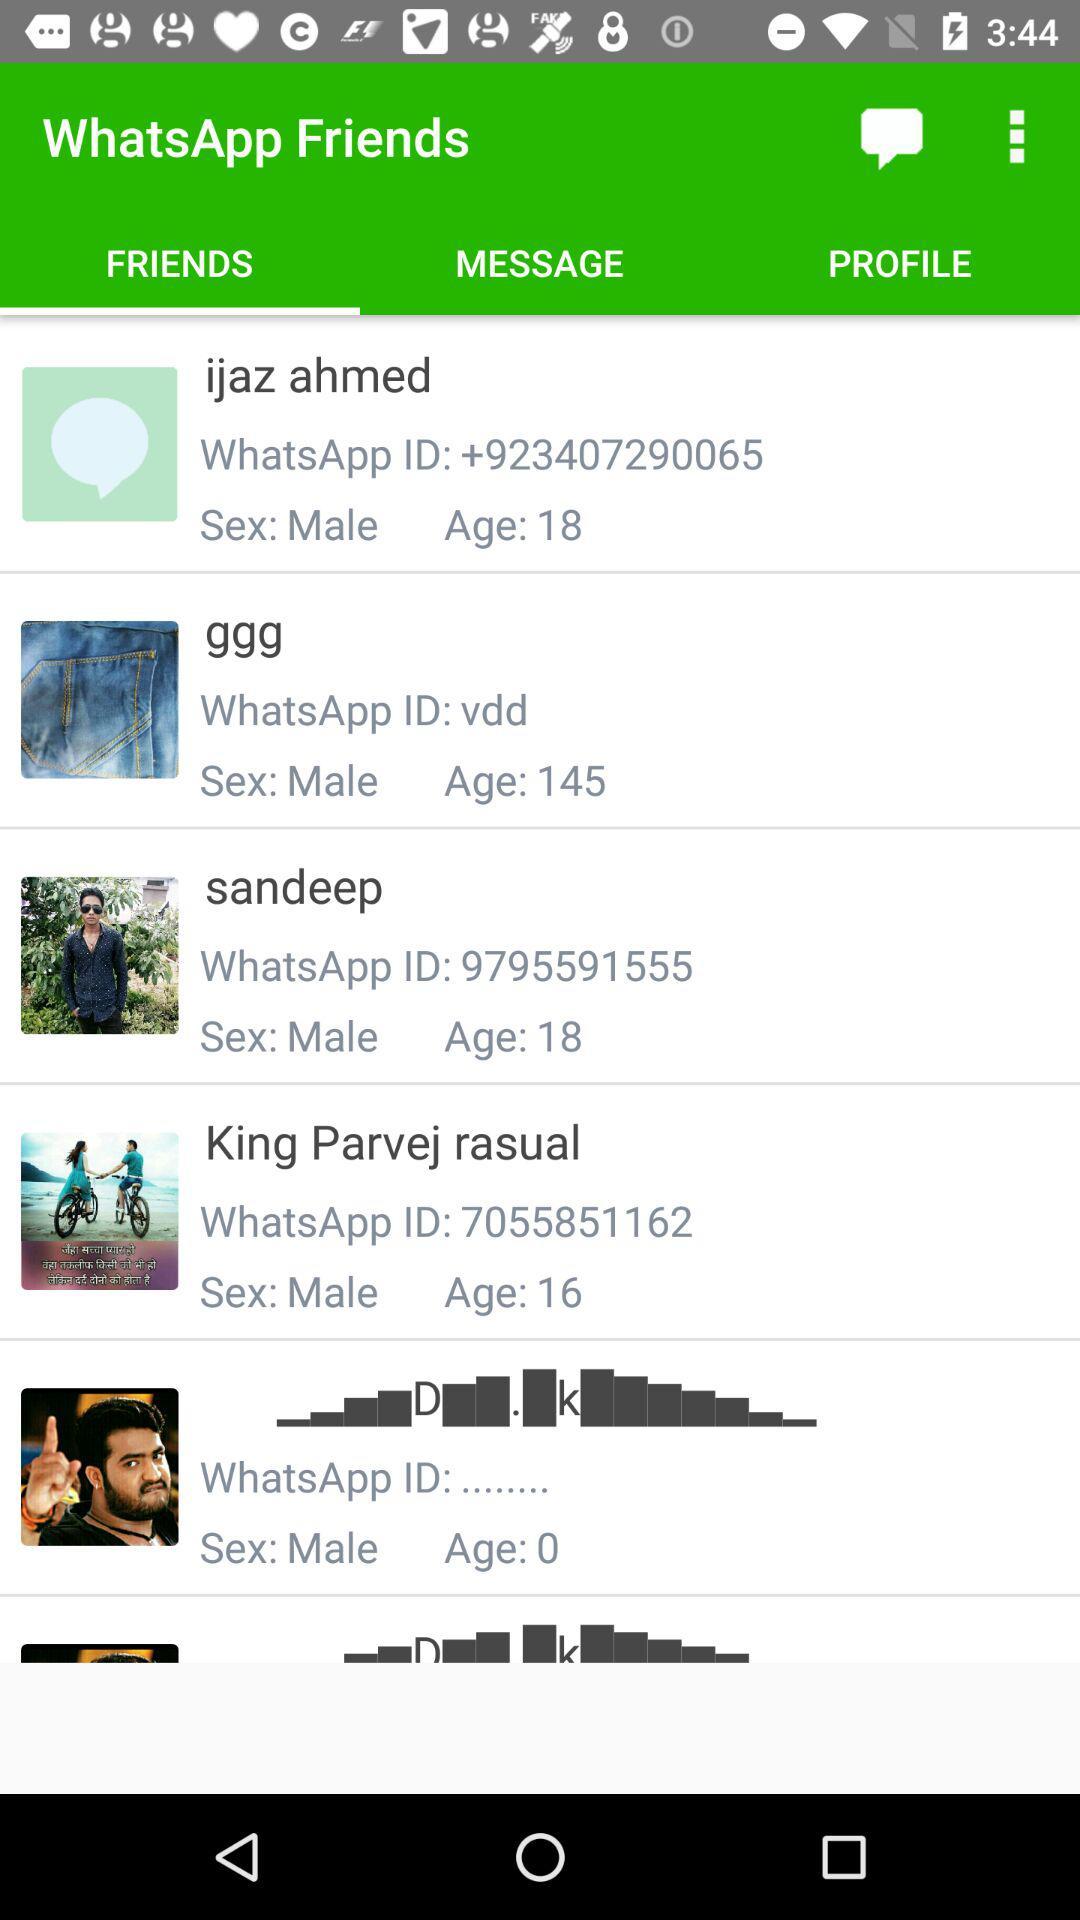  Describe the element at coordinates (1017, 135) in the screenshot. I see `more options` at that location.